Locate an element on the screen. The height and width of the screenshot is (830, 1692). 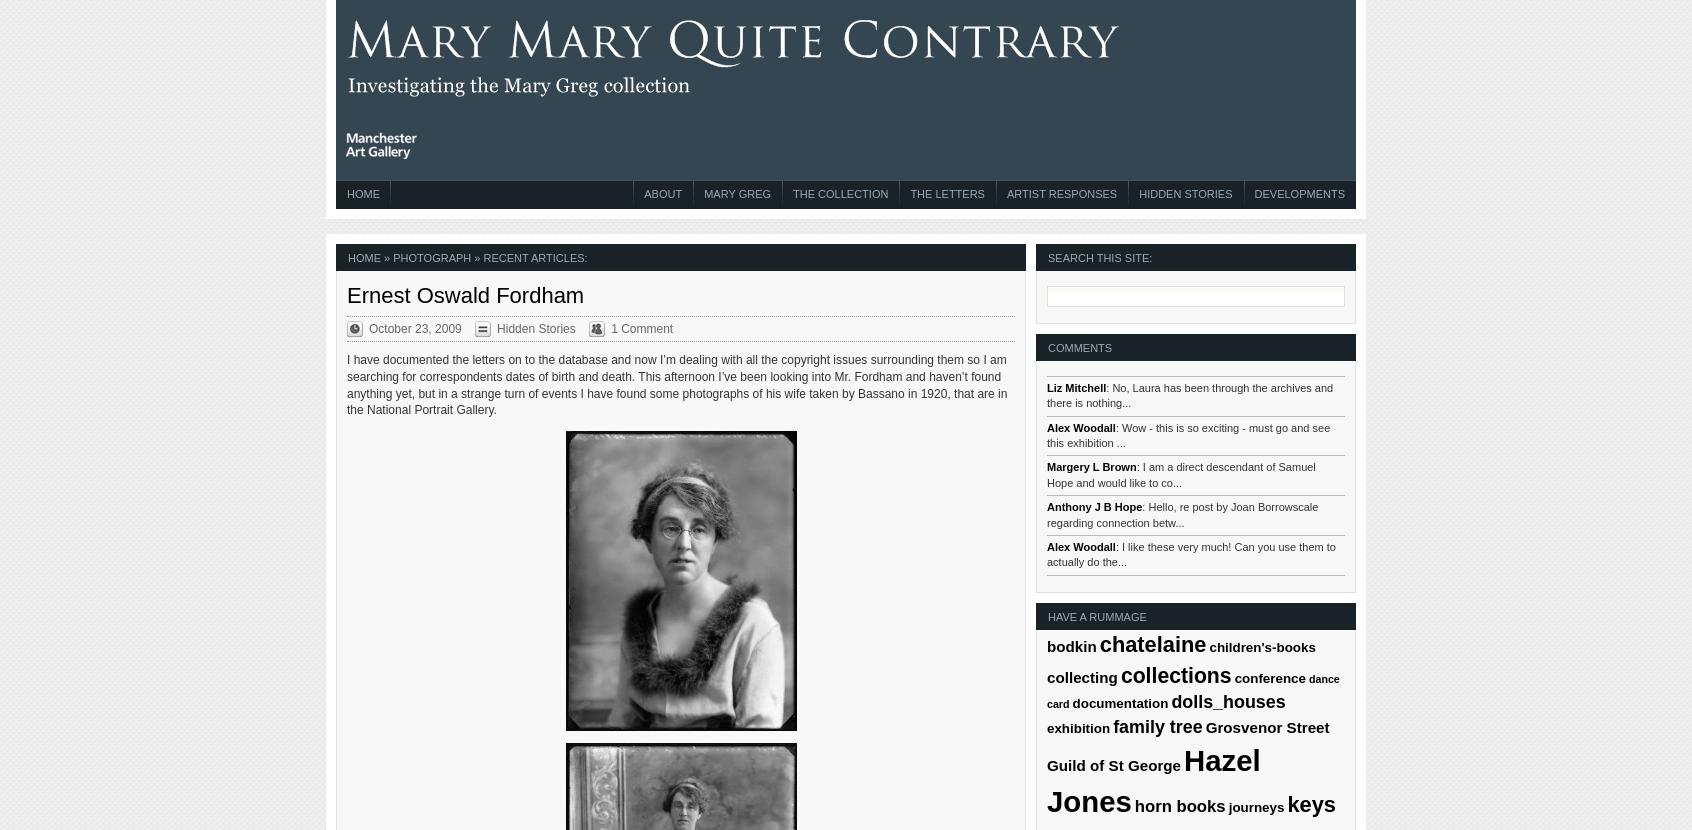
'Ernest Oswald Fordham' is located at coordinates (464, 293).